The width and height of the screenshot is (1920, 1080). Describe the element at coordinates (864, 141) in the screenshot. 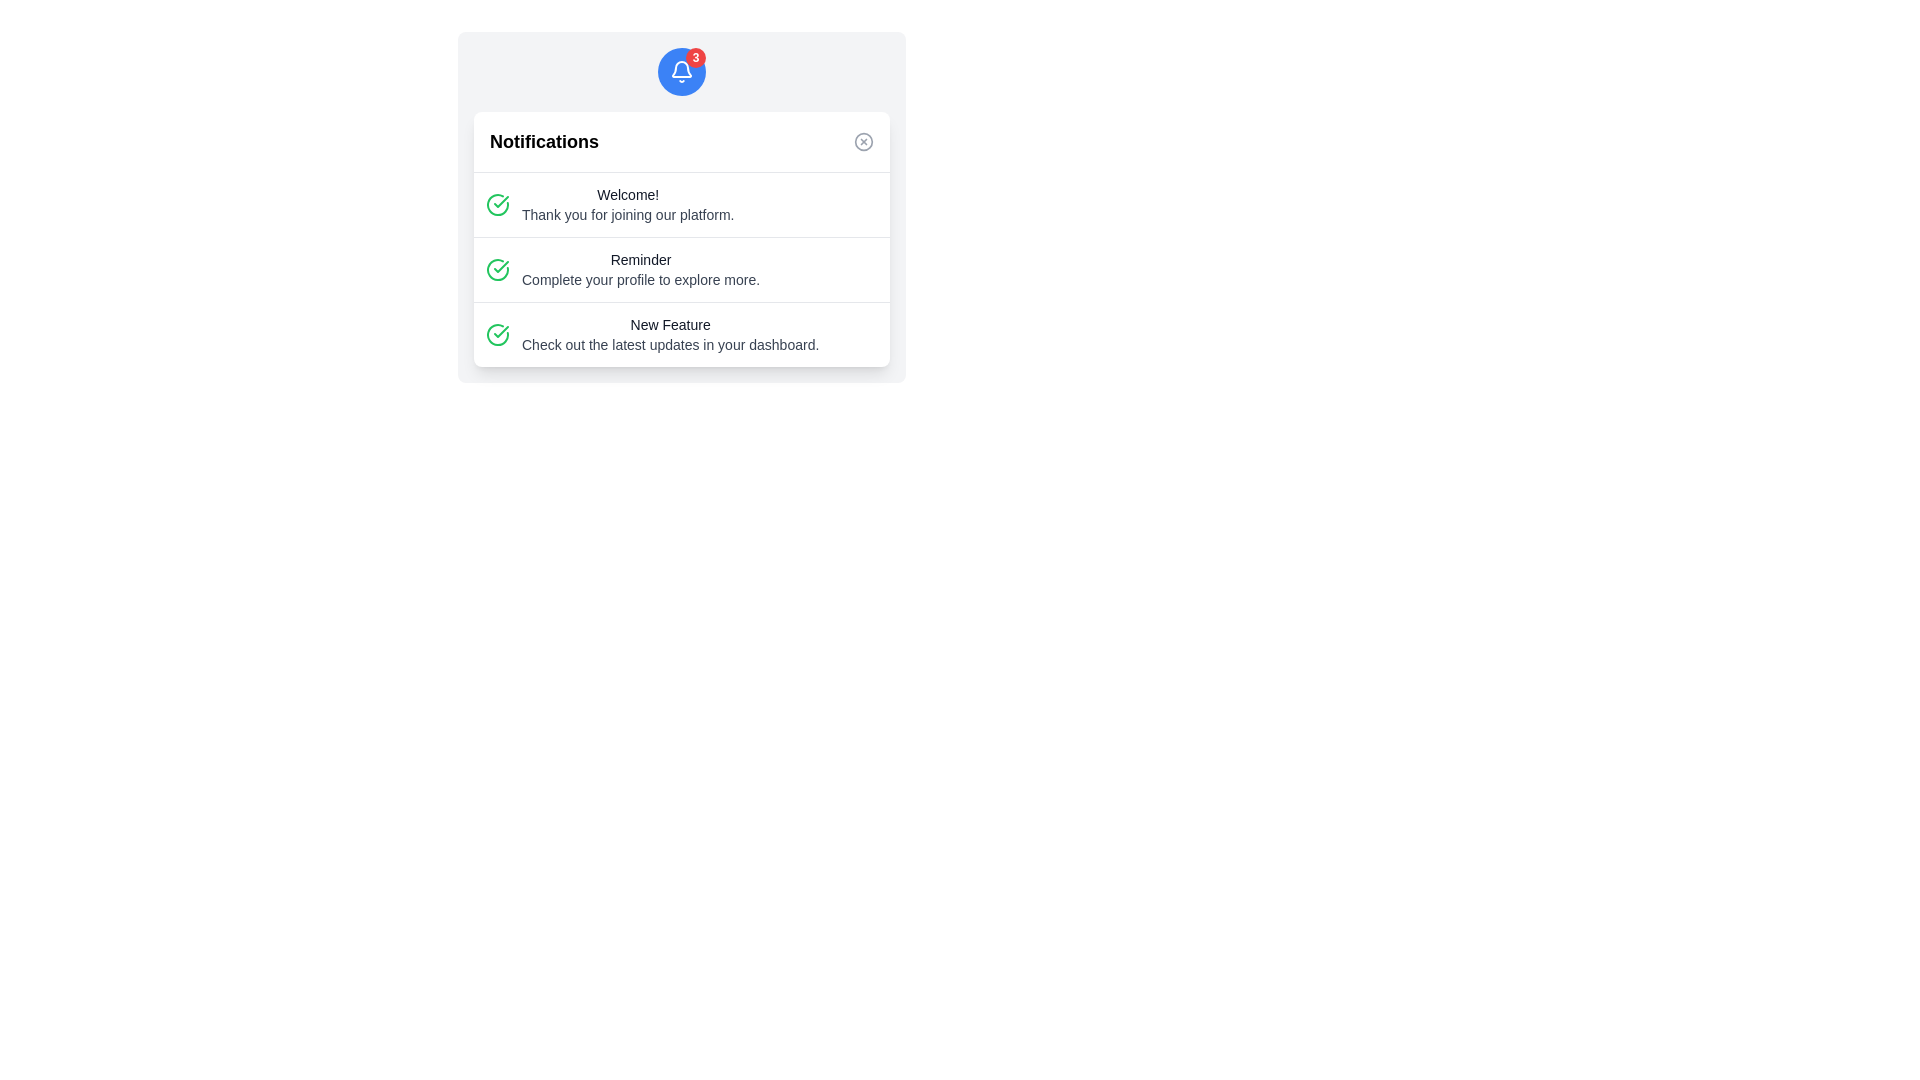

I see `the close button located at the top-right of the Notifications section to possibly see a tooltip` at that location.